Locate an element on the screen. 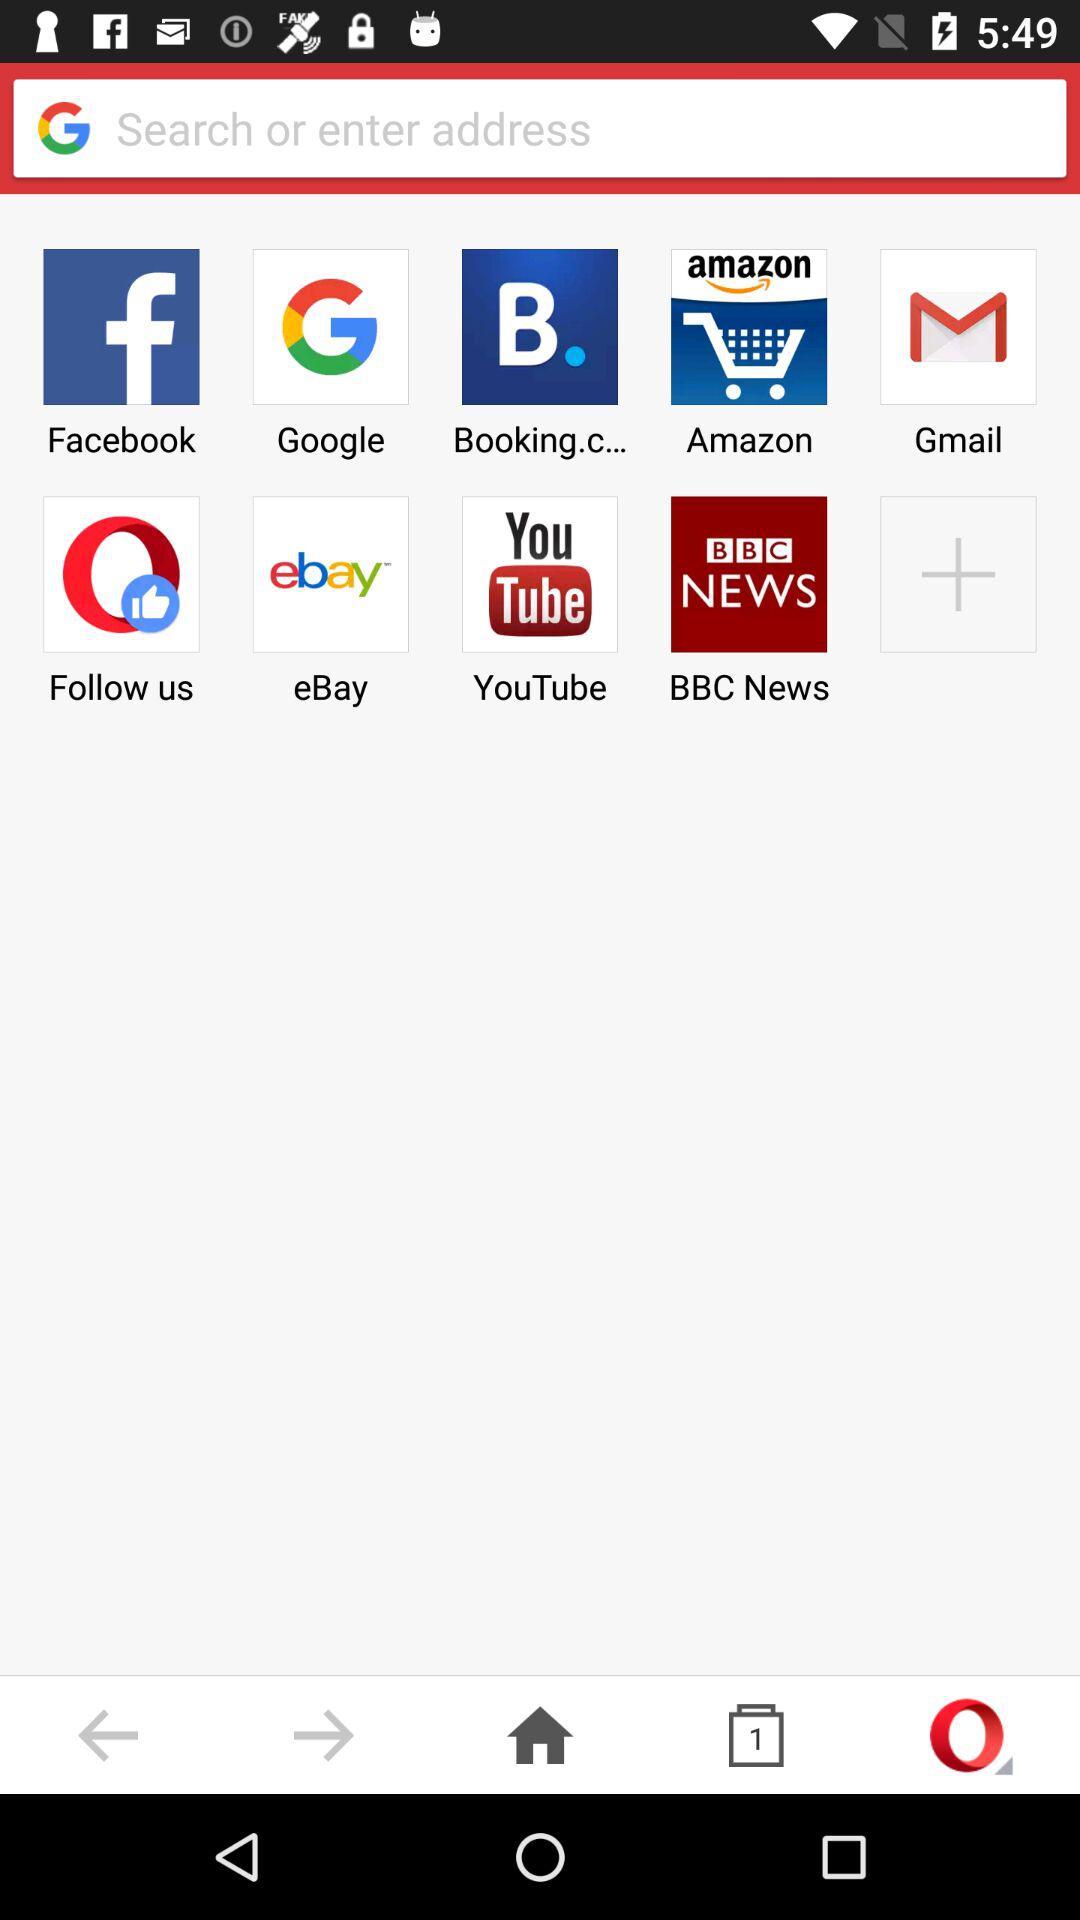  the home icon is located at coordinates (540, 1734).